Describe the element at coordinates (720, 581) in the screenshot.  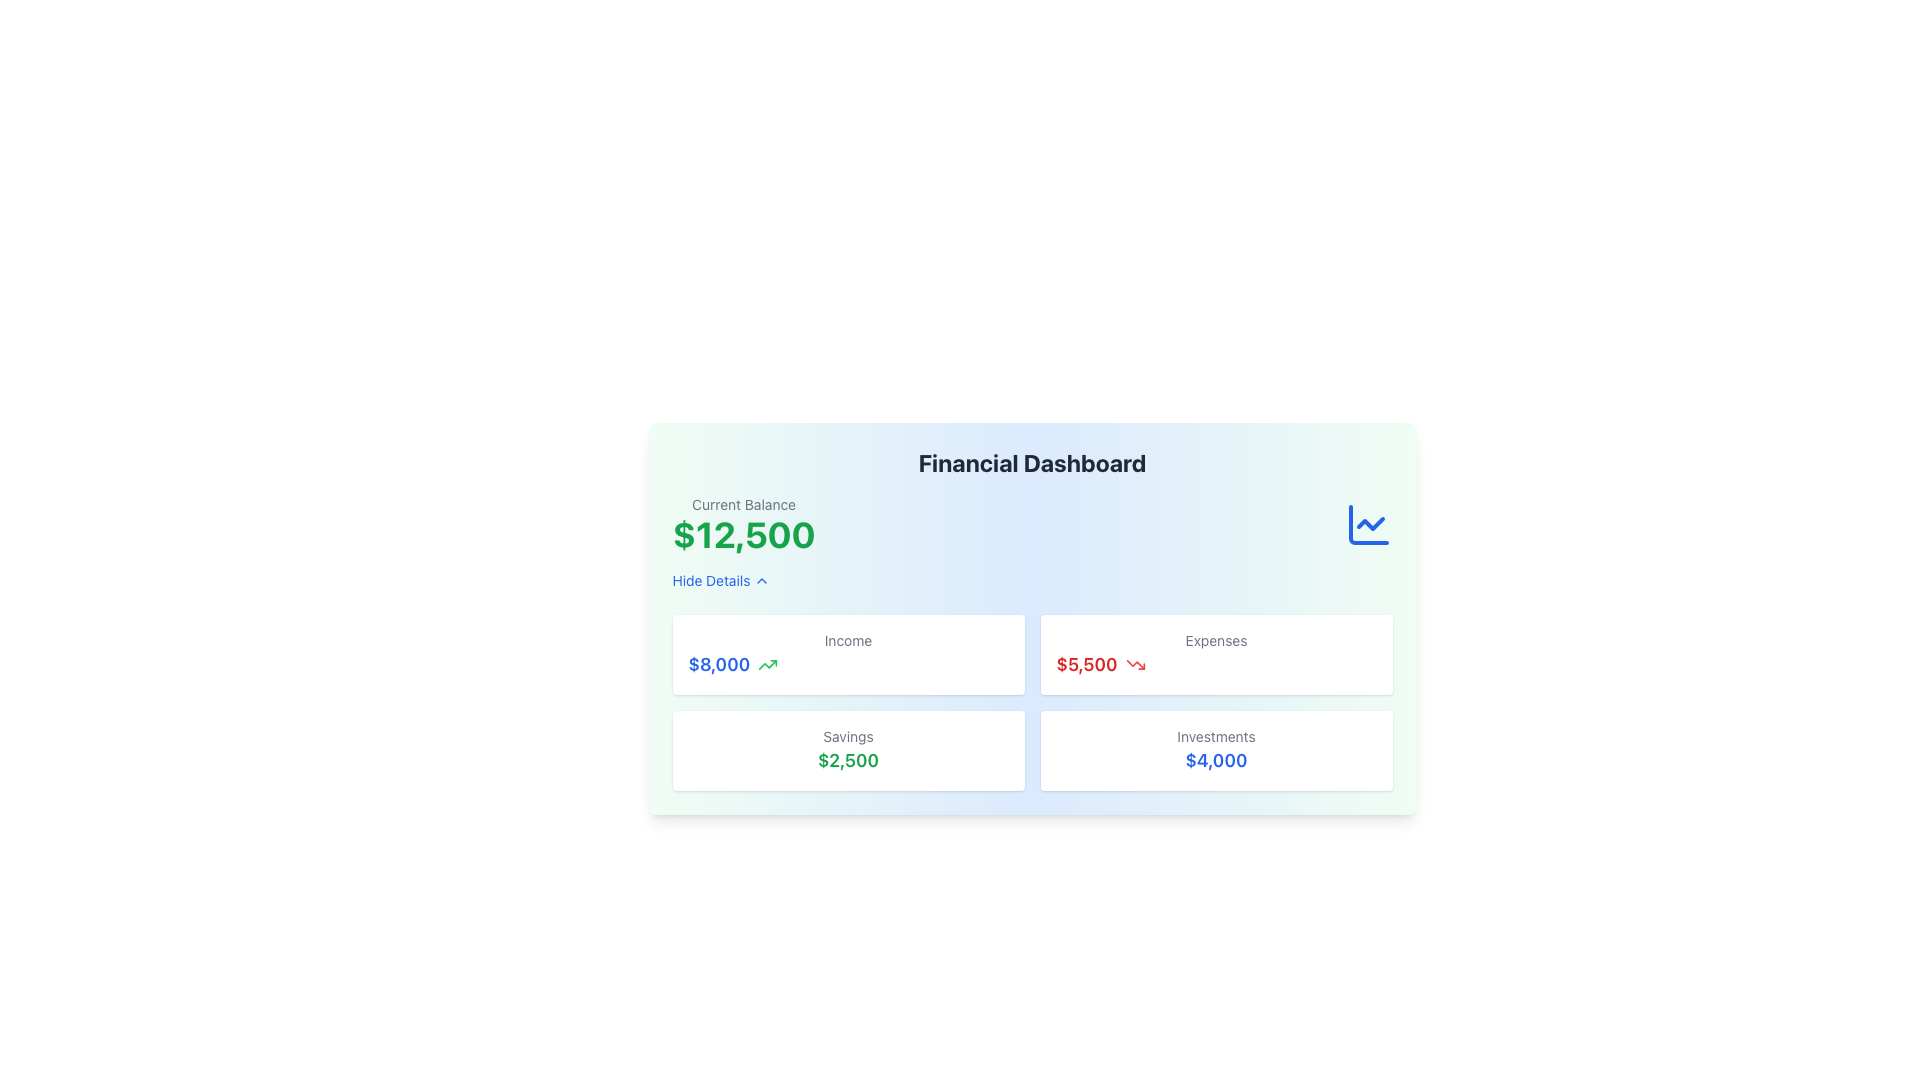
I see `the interactive link styled in blue with an underline that reads 'Hide Details'` at that location.